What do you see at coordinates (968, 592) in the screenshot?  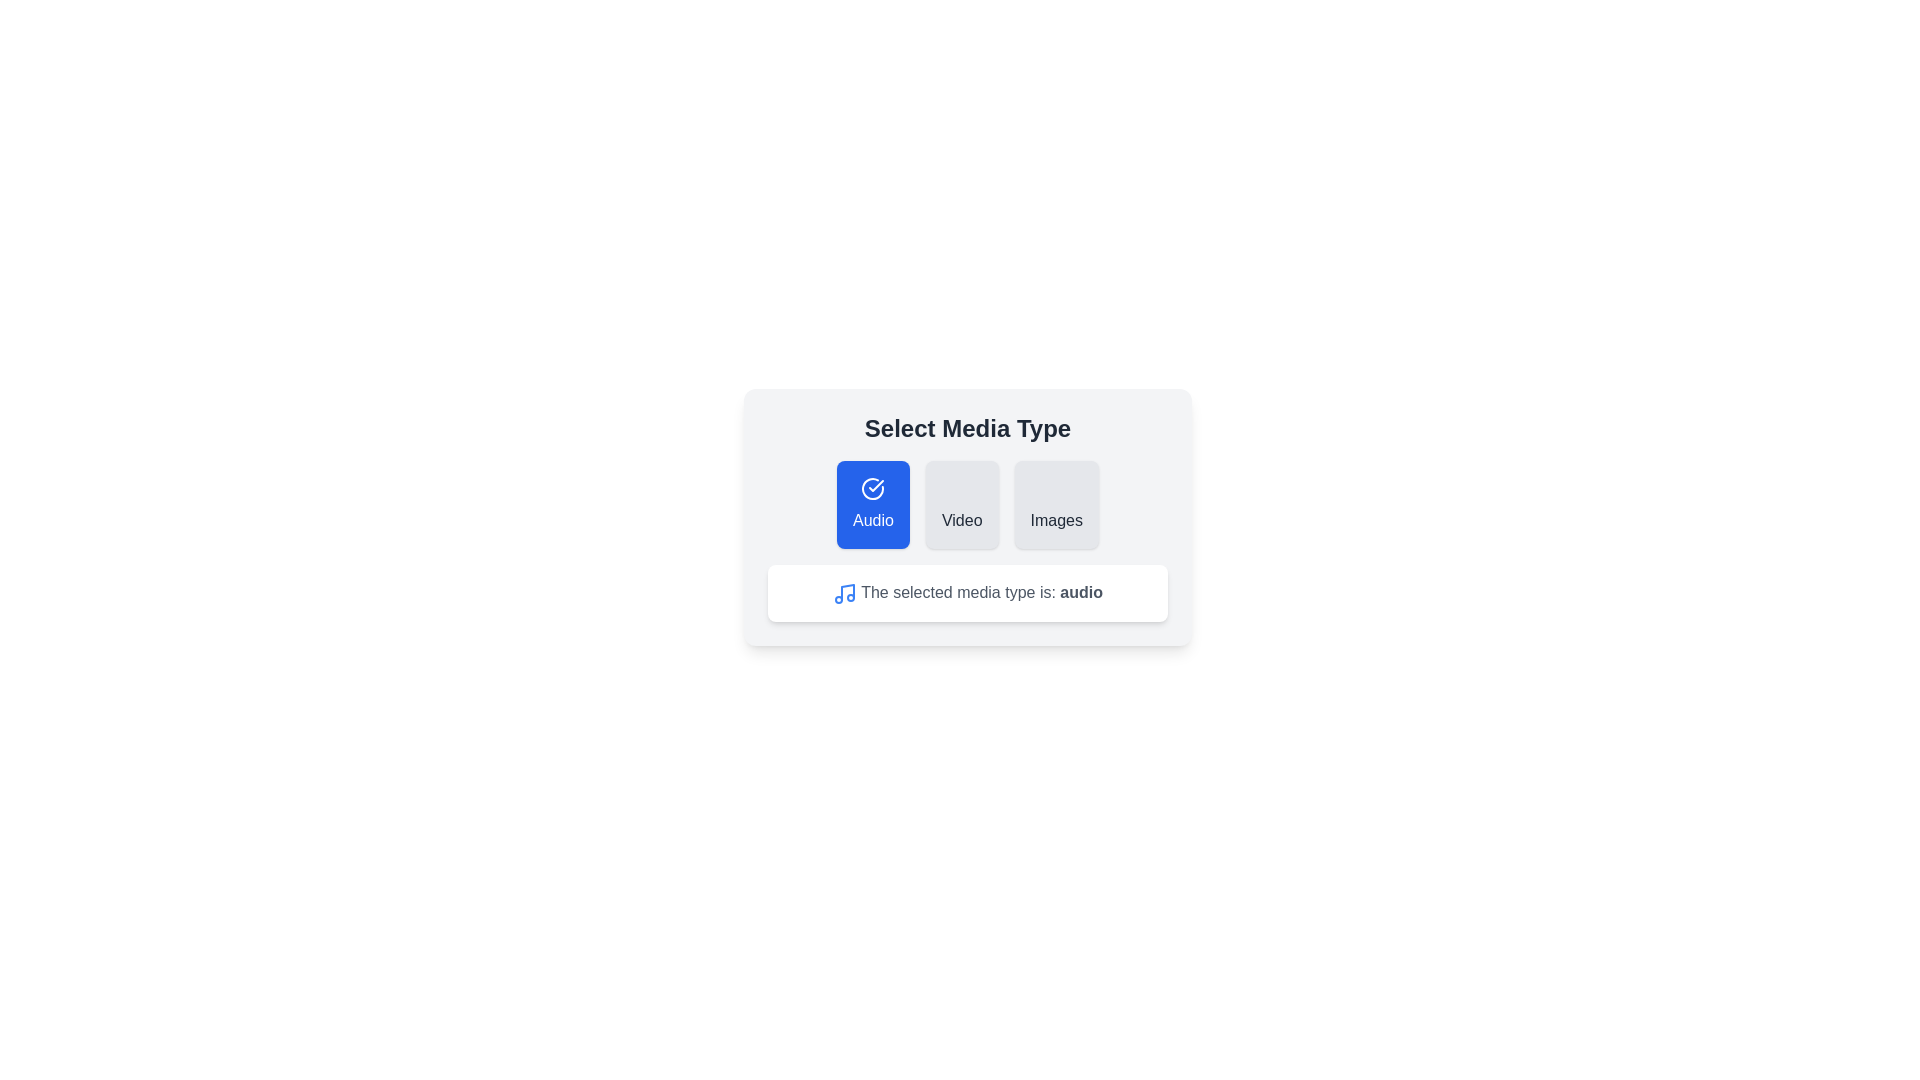 I see `the static text 'The selected media type is: audio' with a blue music icon to possibly see a tooltip` at bounding box center [968, 592].